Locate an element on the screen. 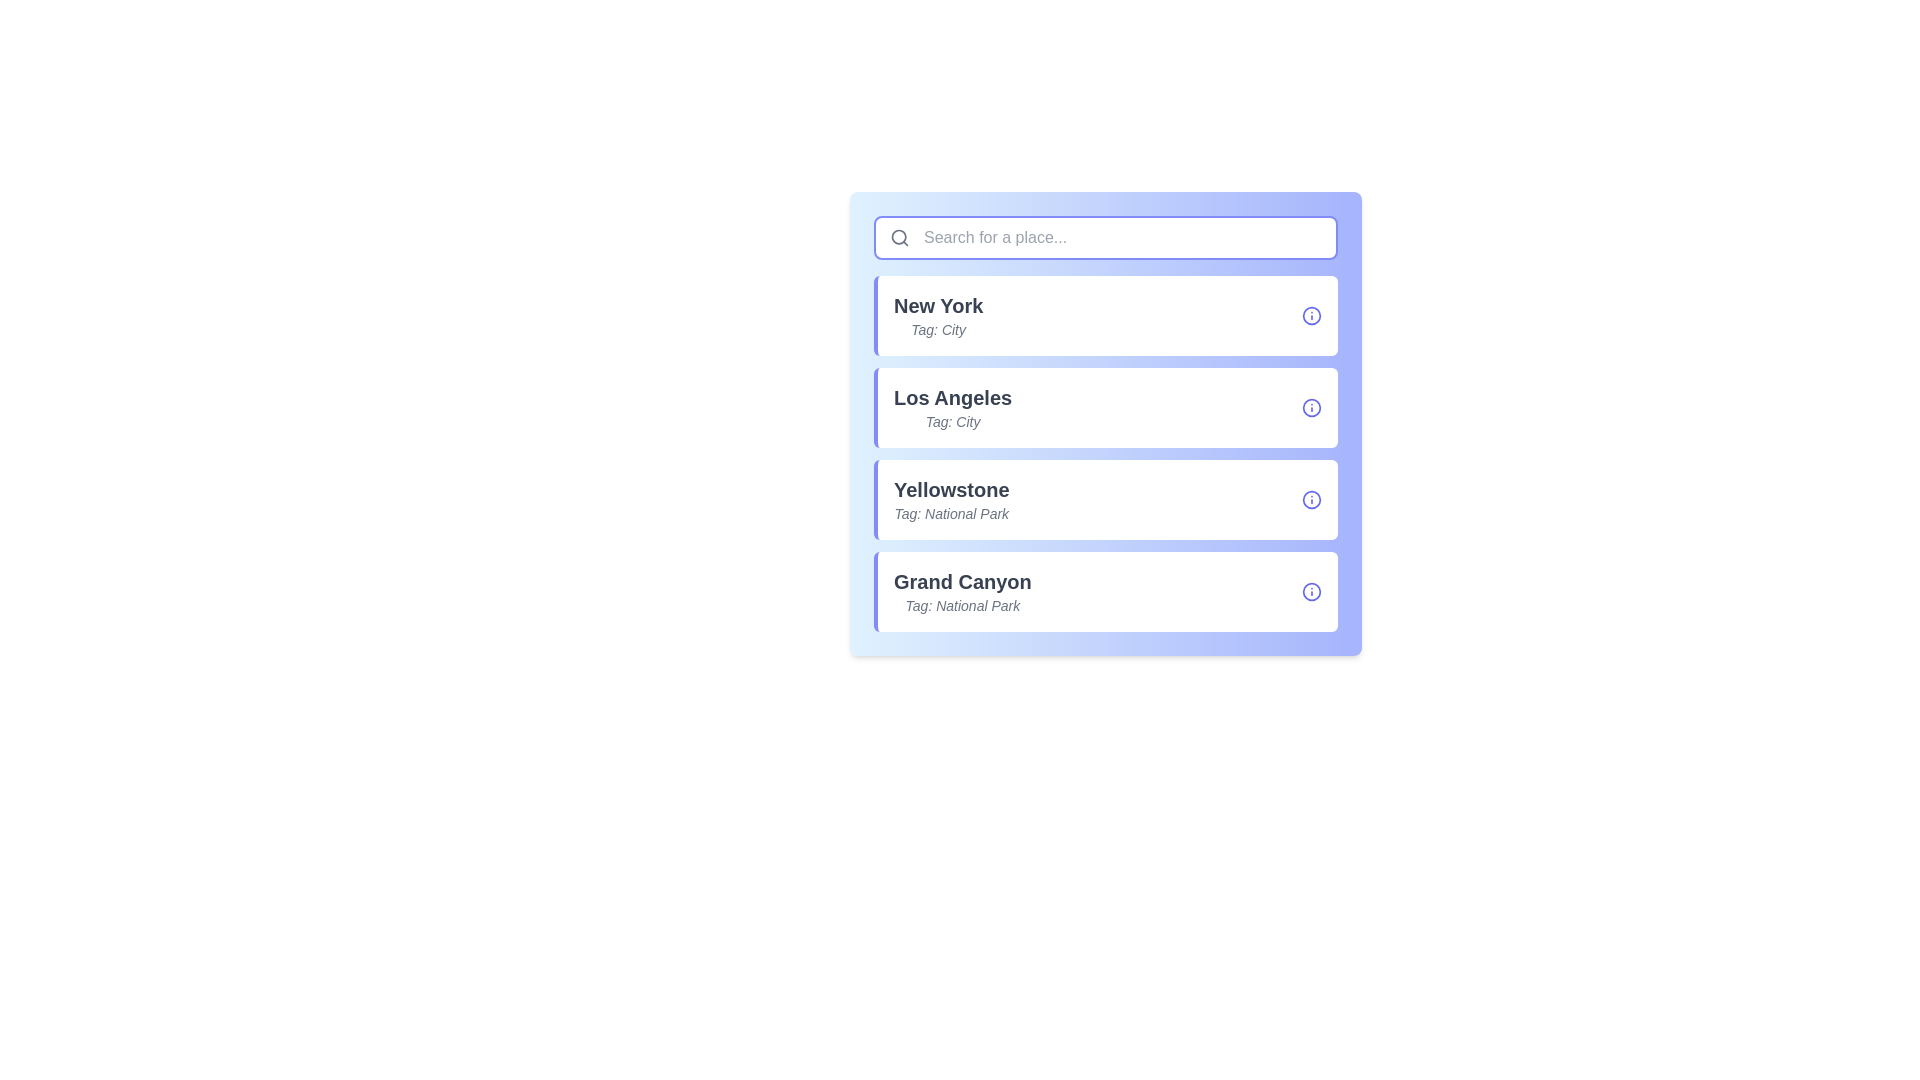 This screenshot has width=1920, height=1080. the 'Yellowstone' card element, which is the third card in a vertical list of cards is located at coordinates (1104, 499).